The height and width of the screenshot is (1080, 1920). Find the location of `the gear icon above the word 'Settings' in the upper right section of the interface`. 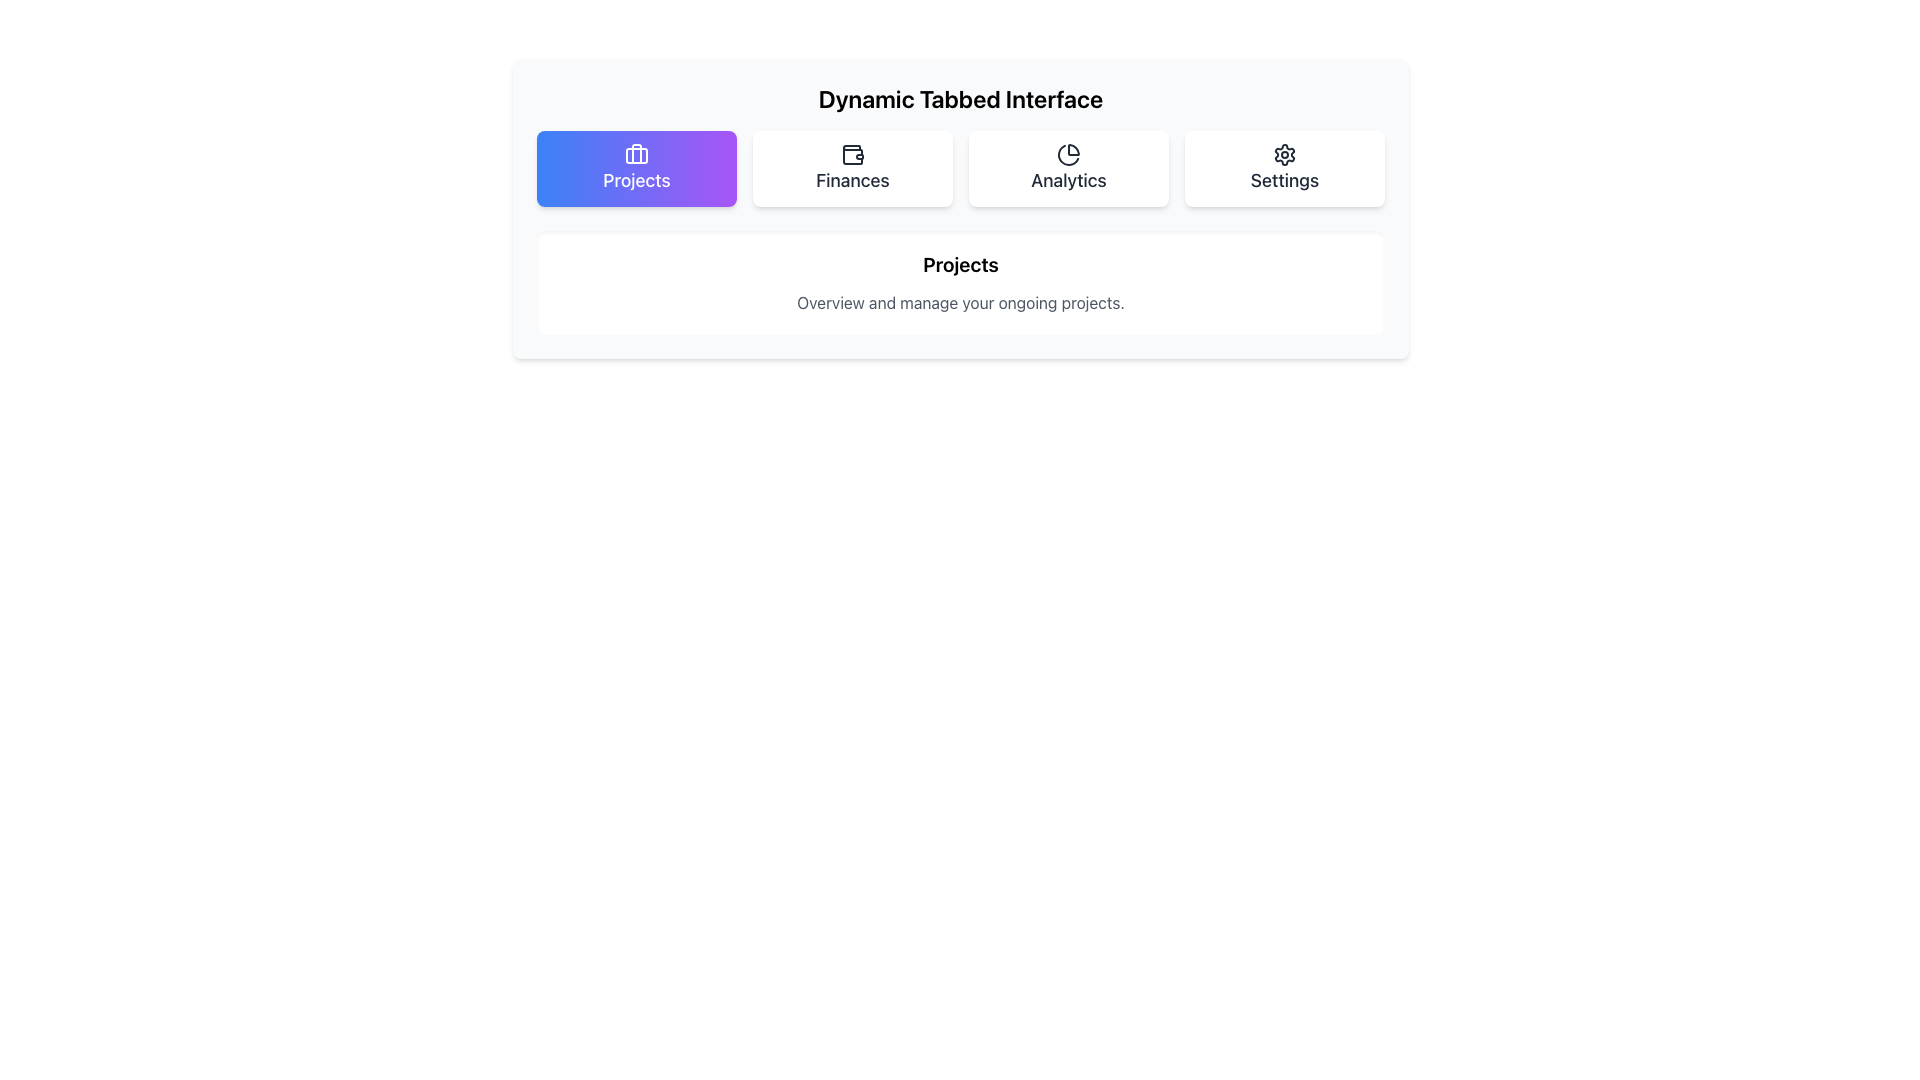

the gear icon above the word 'Settings' in the upper right section of the interface is located at coordinates (1285, 168).